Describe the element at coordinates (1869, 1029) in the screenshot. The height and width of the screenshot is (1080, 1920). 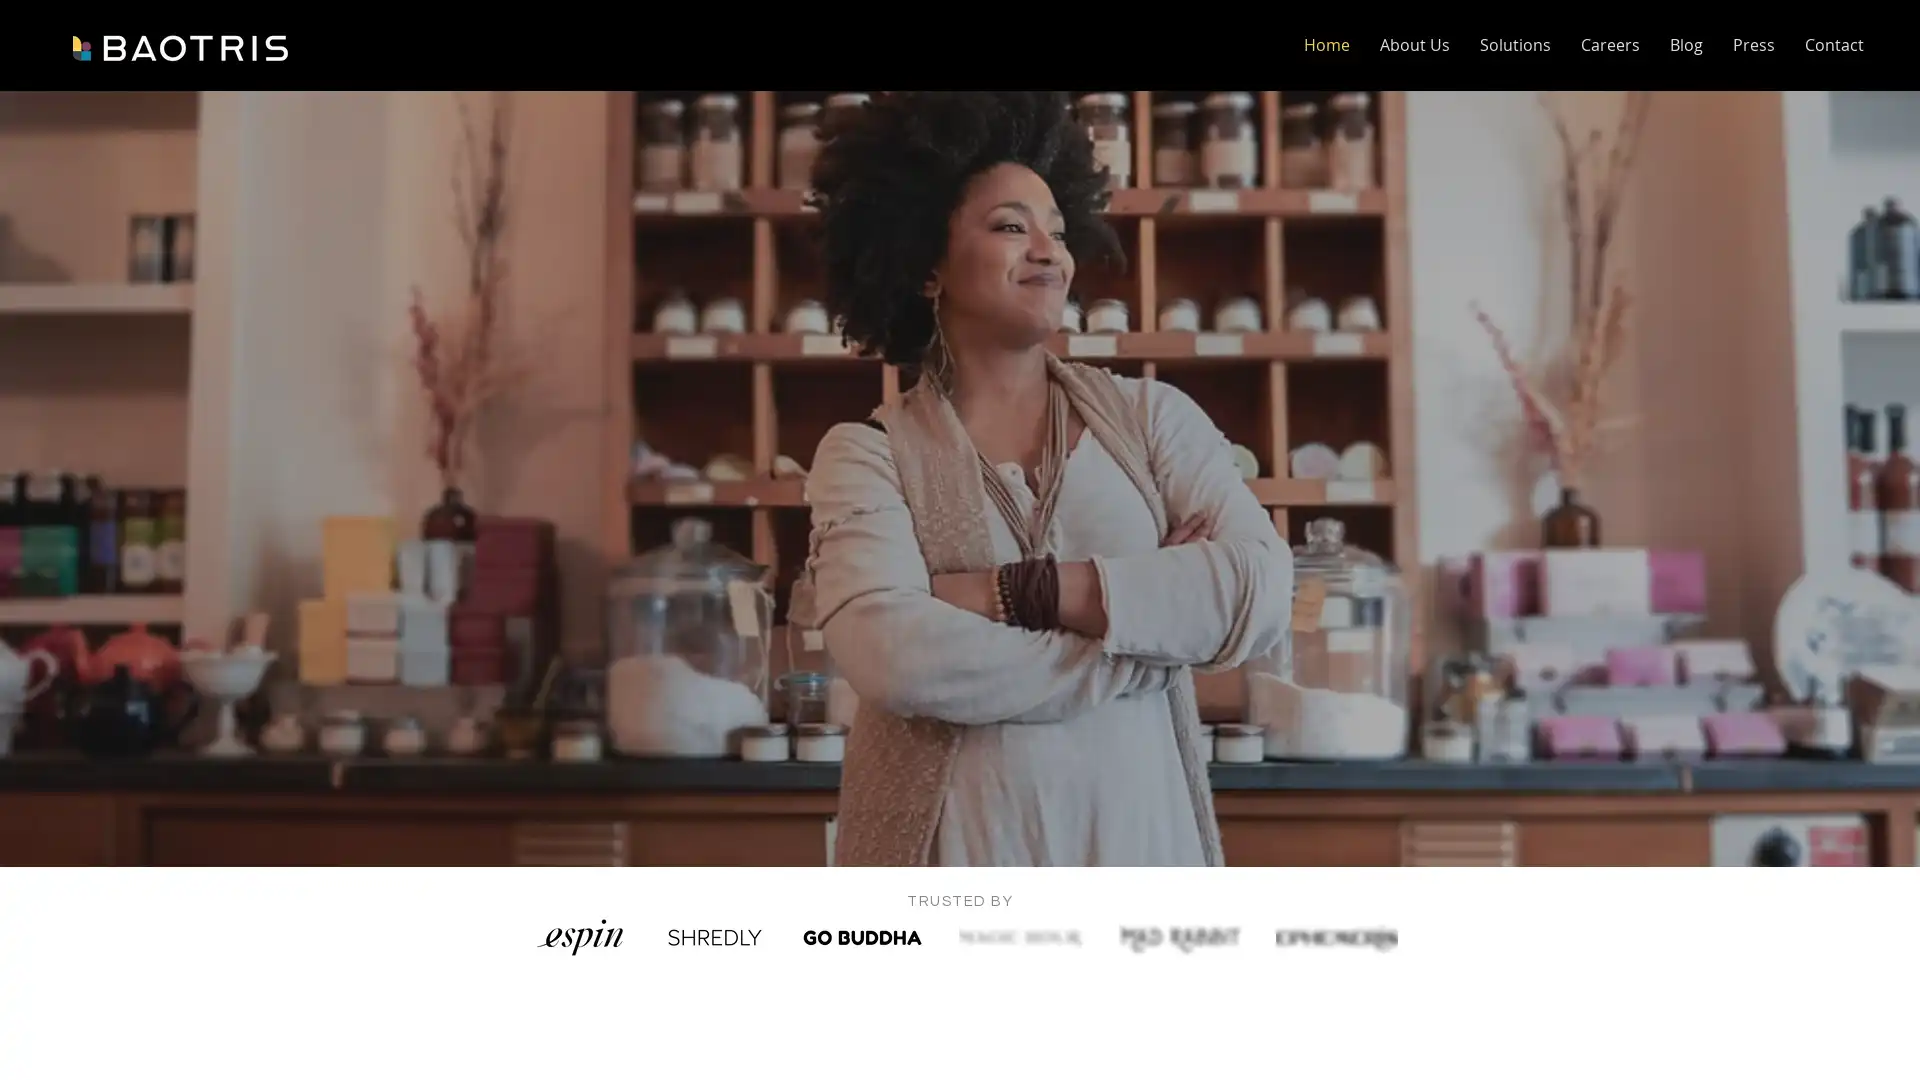
I see `Open Intercom Messenger` at that location.